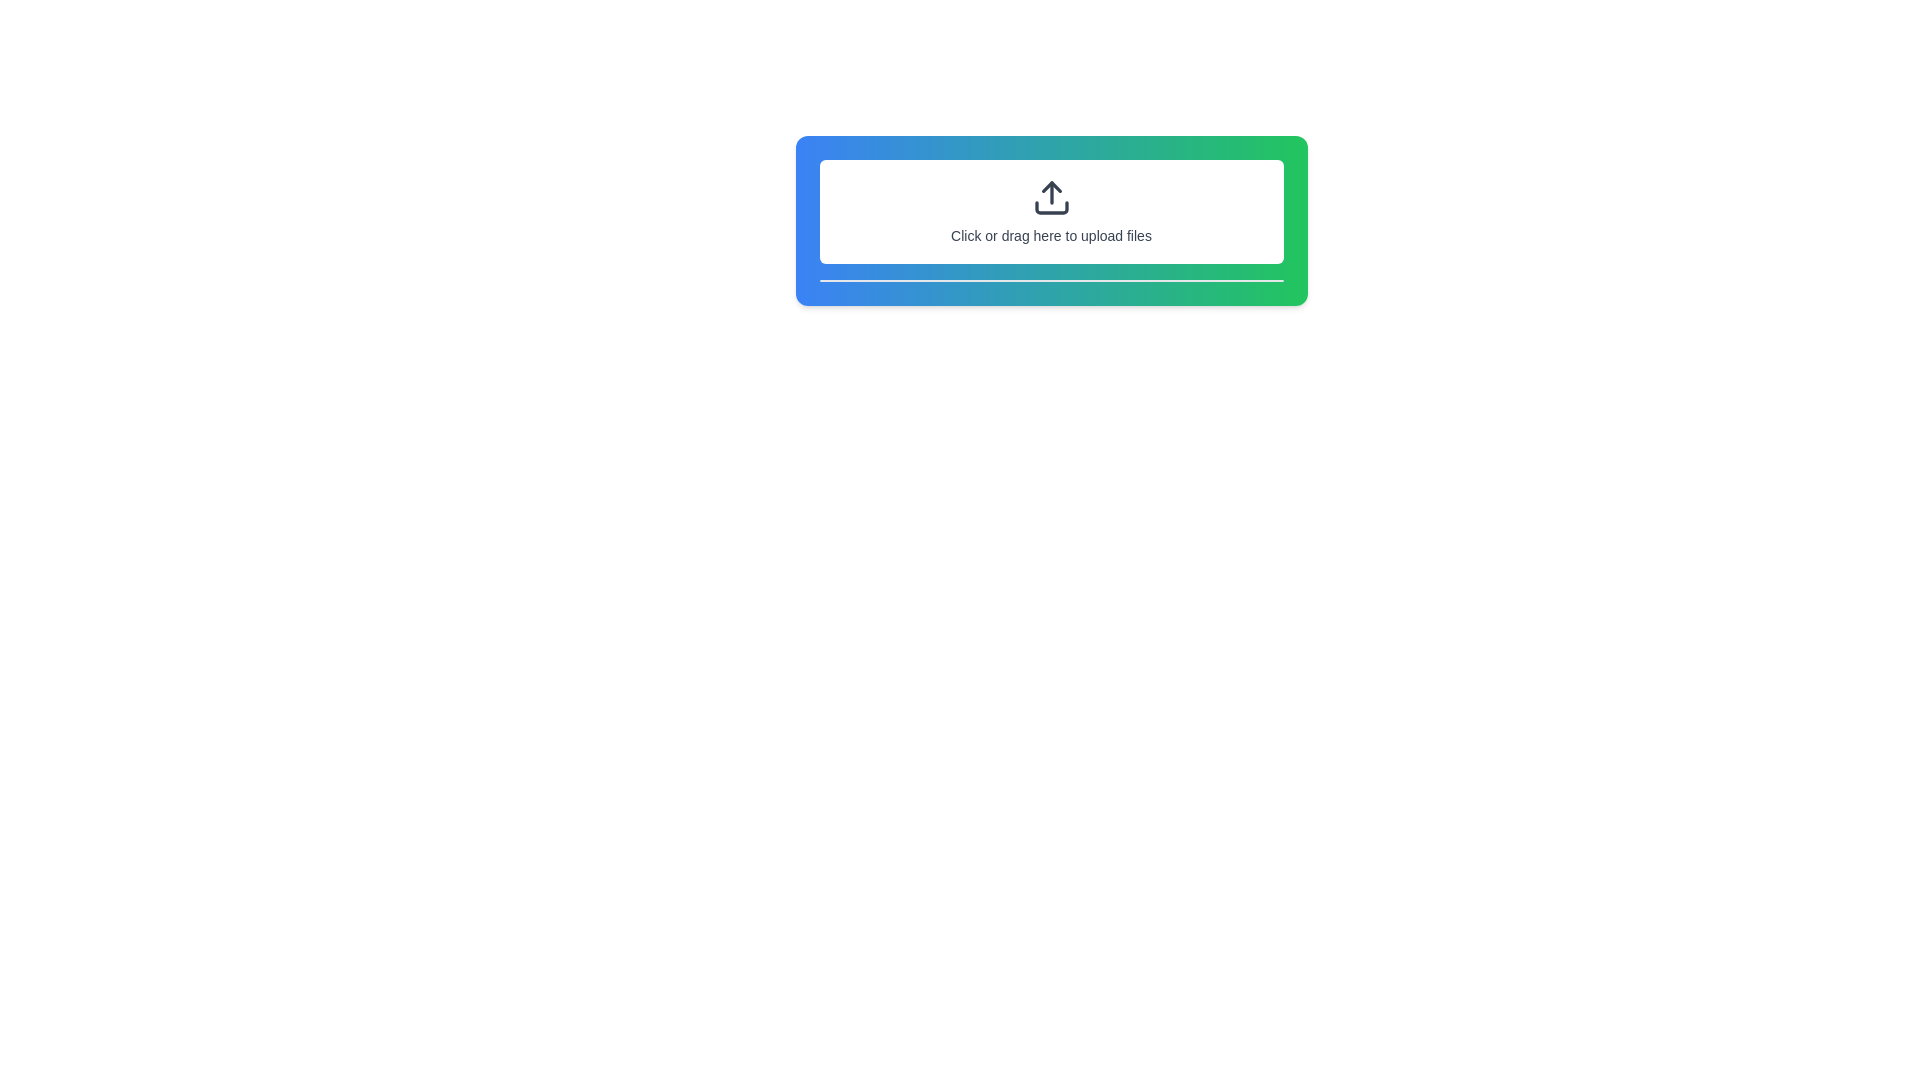 This screenshot has width=1920, height=1080. What do you see at coordinates (1050, 220) in the screenshot?
I see `the File upload area, which features a gradient background and a dashed border with the text 'Click or drag here to upload files'` at bounding box center [1050, 220].